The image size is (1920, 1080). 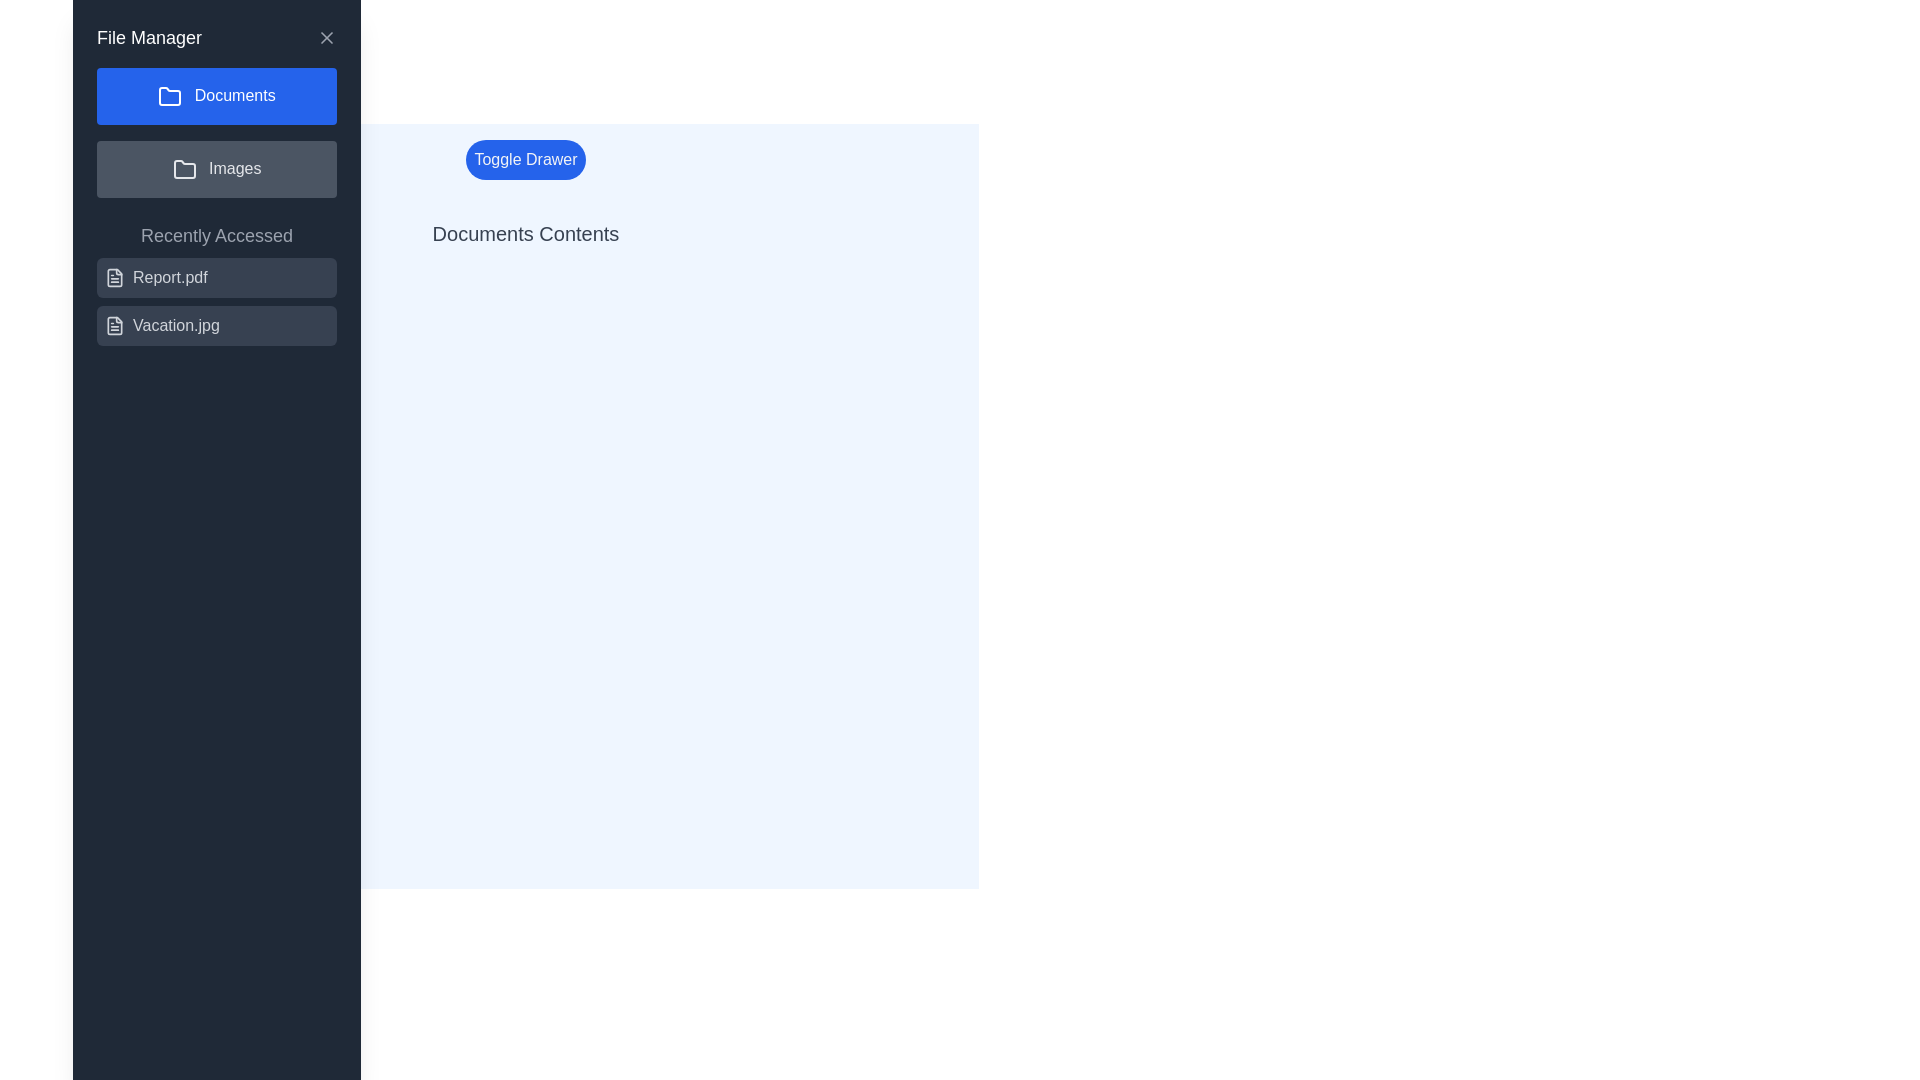 I want to click on the folder icon represented by the SVG graphical element with a rectangular body and a tab cutout, so click(x=184, y=168).